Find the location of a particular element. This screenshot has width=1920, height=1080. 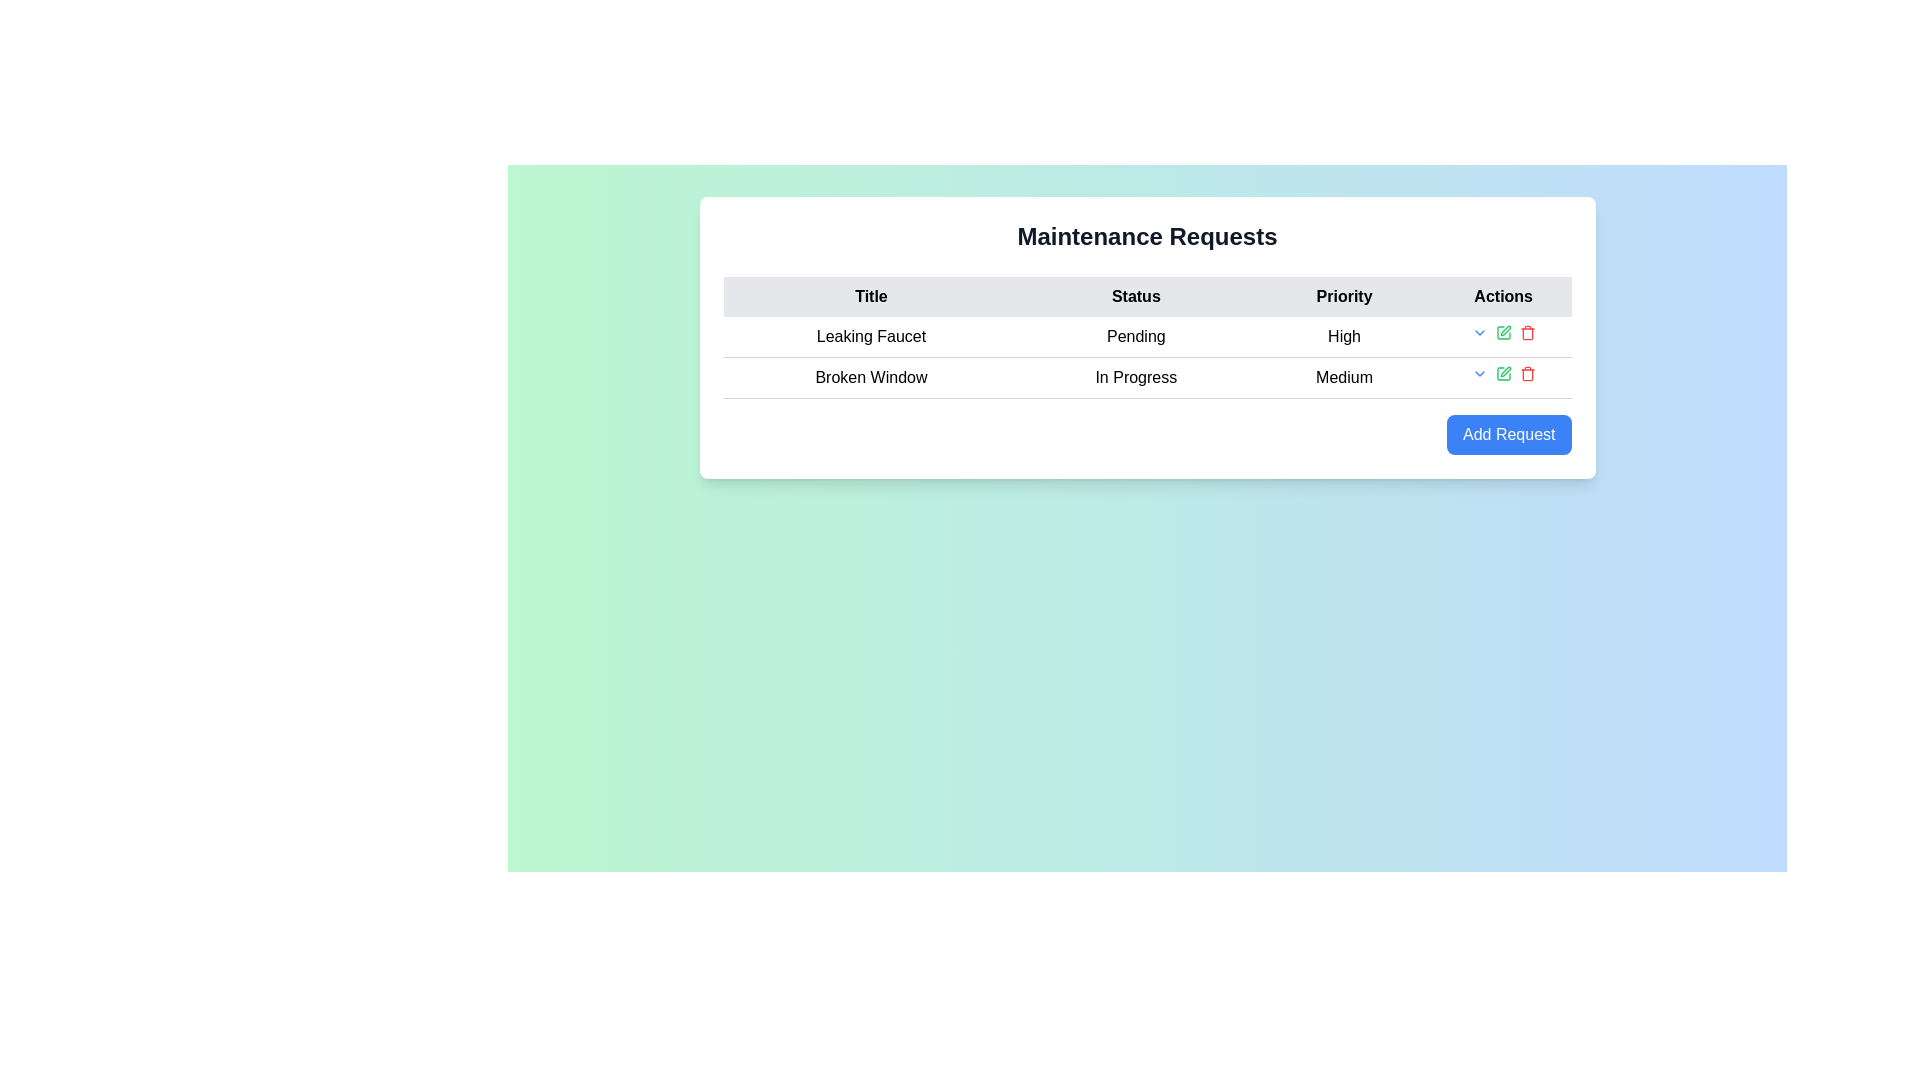

the delete icon located in the 'Actions' column of the second row of the table is located at coordinates (1526, 374).